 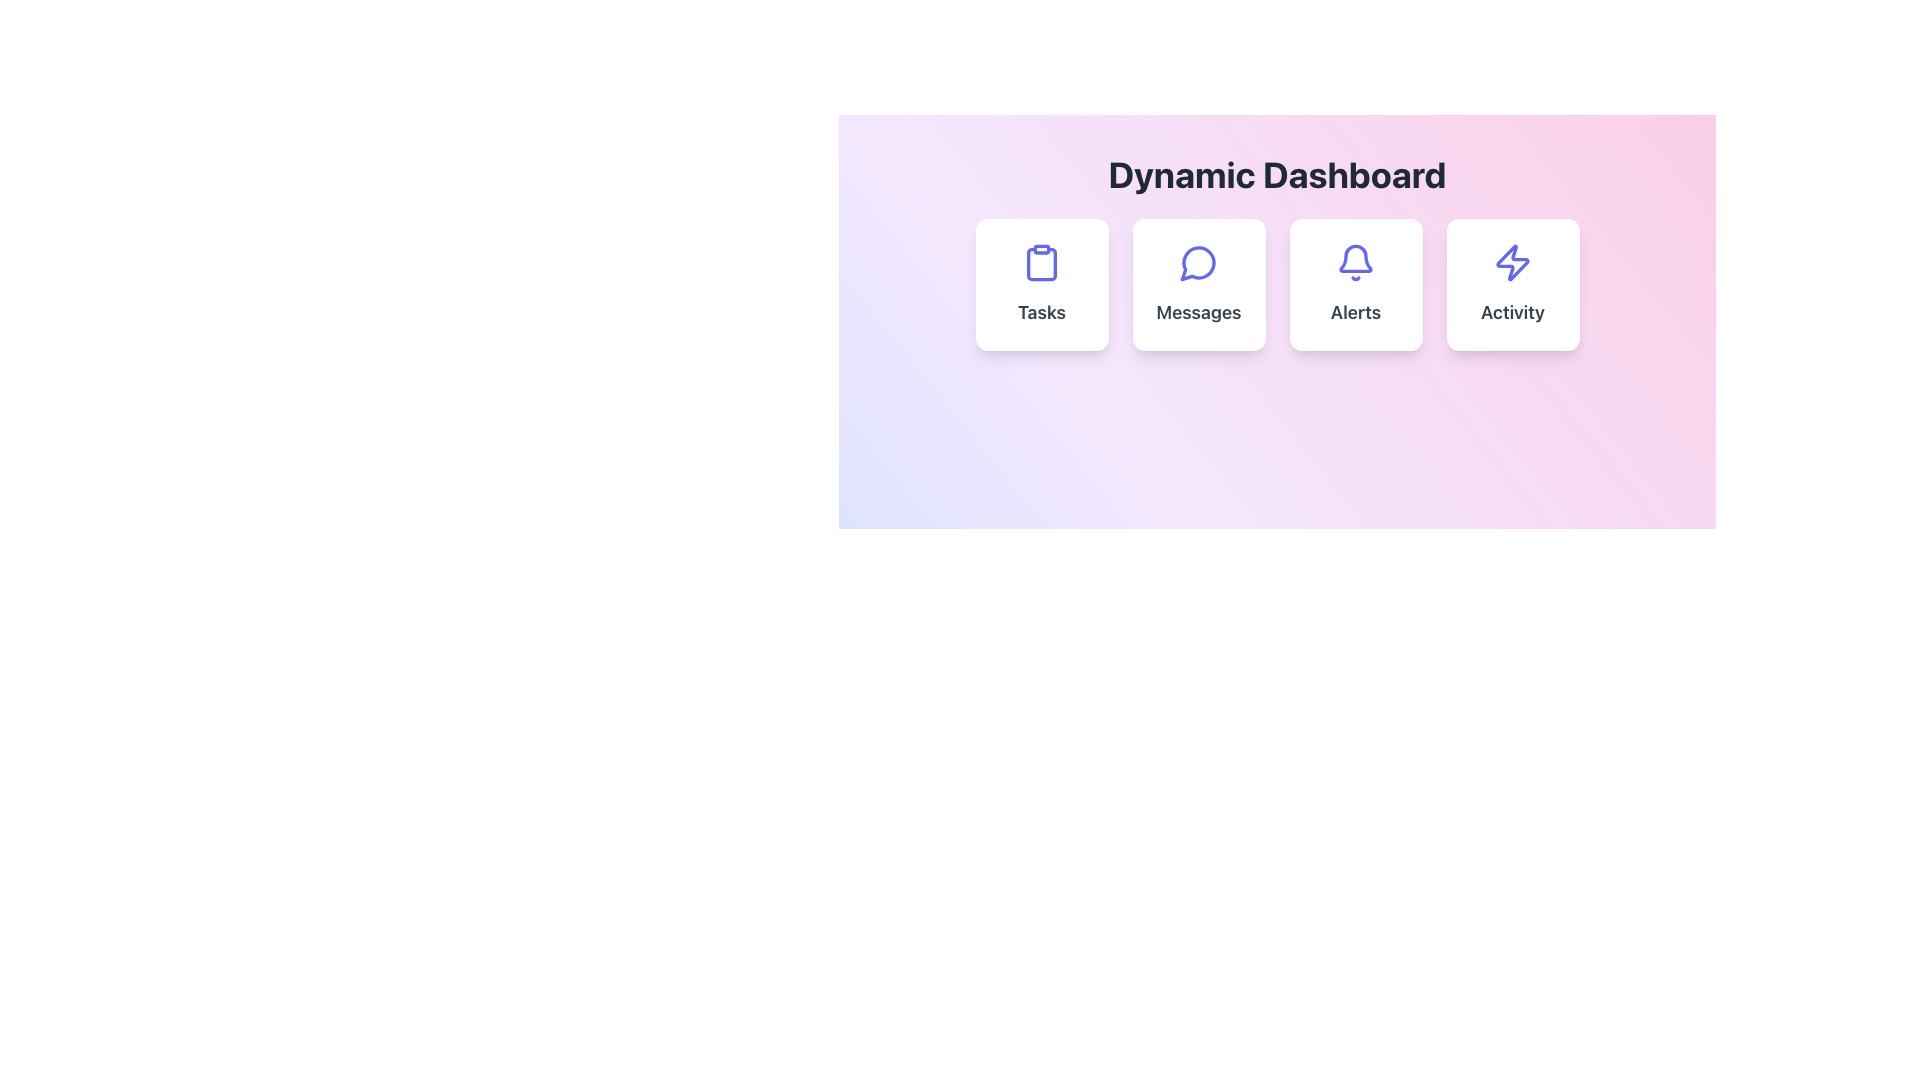 What do you see at coordinates (1512, 261) in the screenshot?
I see `the 'Activity' icon located in the top right of the interface beneath the 'Dynamic Dashboard' title` at bounding box center [1512, 261].